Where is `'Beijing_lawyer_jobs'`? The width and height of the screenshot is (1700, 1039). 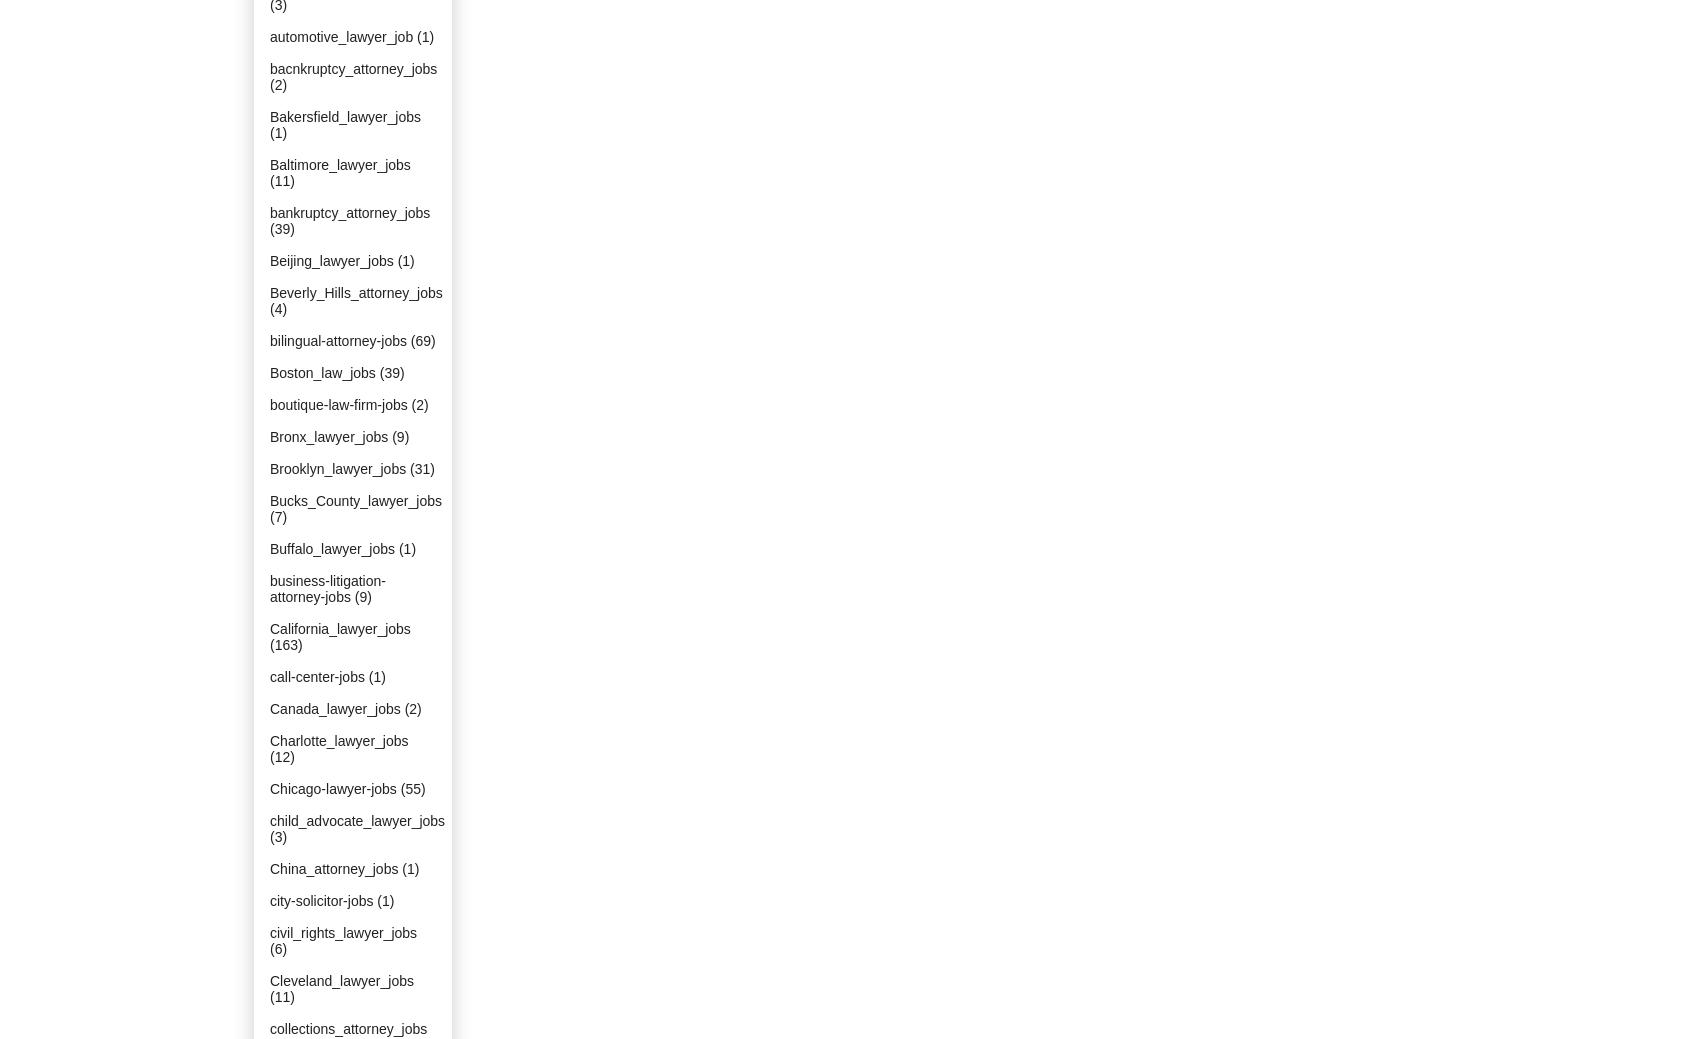
'Beijing_lawyer_jobs' is located at coordinates (330, 260).